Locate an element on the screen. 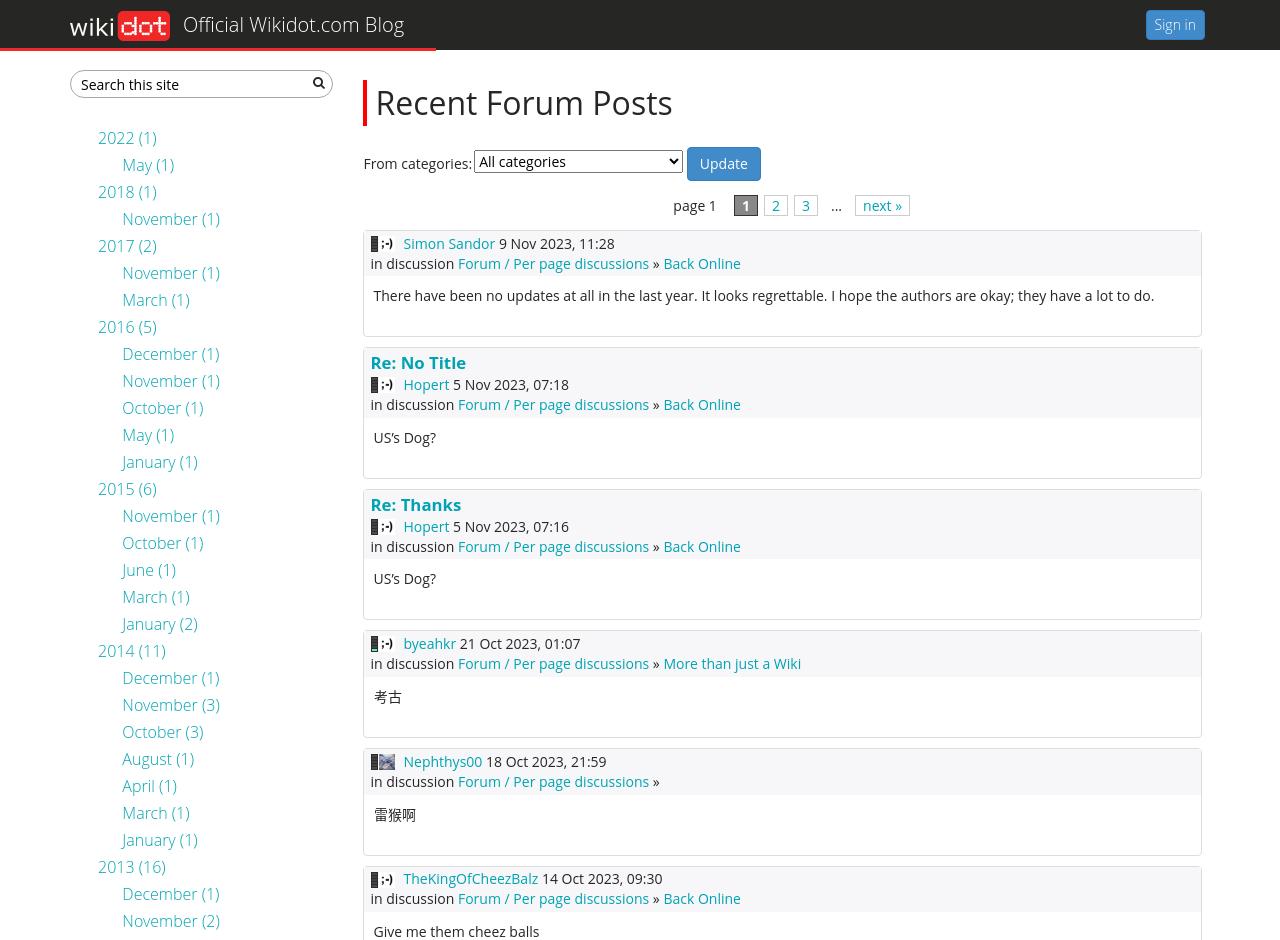 The image size is (1280, 940). 'Nephthys00' is located at coordinates (441, 759).